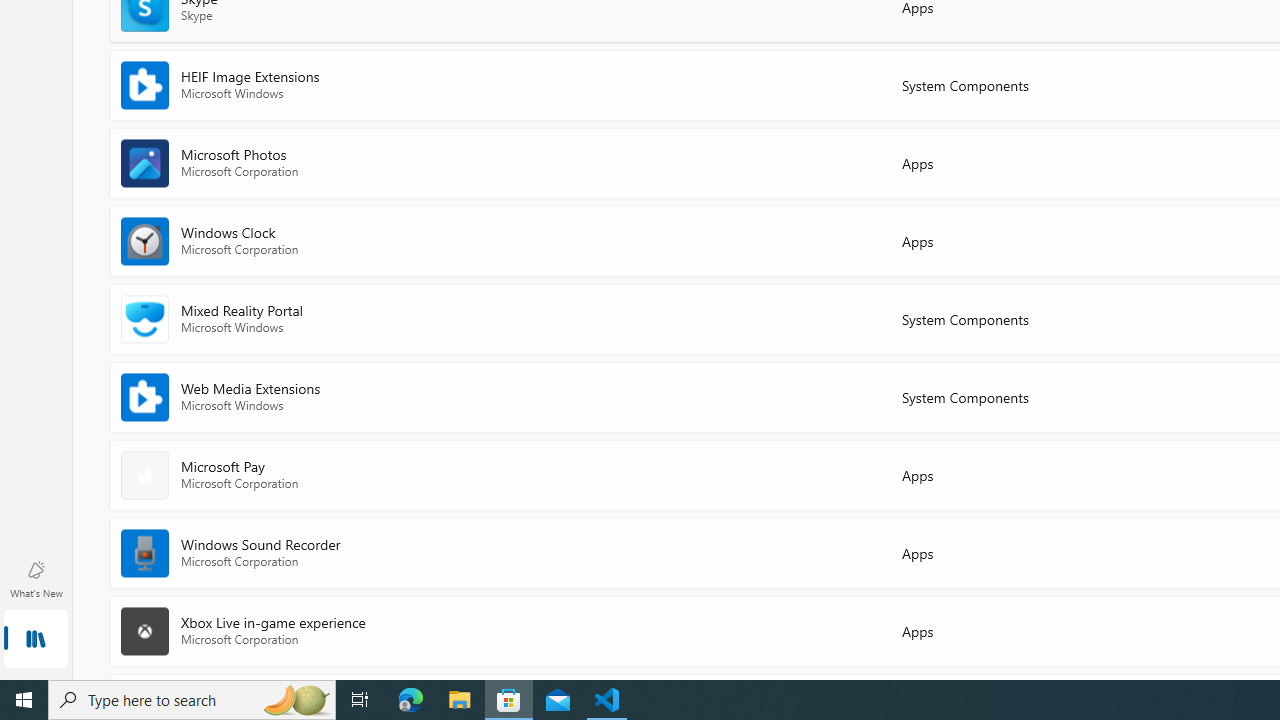  What do you see at coordinates (35, 640) in the screenshot?
I see `'Library'` at bounding box center [35, 640].